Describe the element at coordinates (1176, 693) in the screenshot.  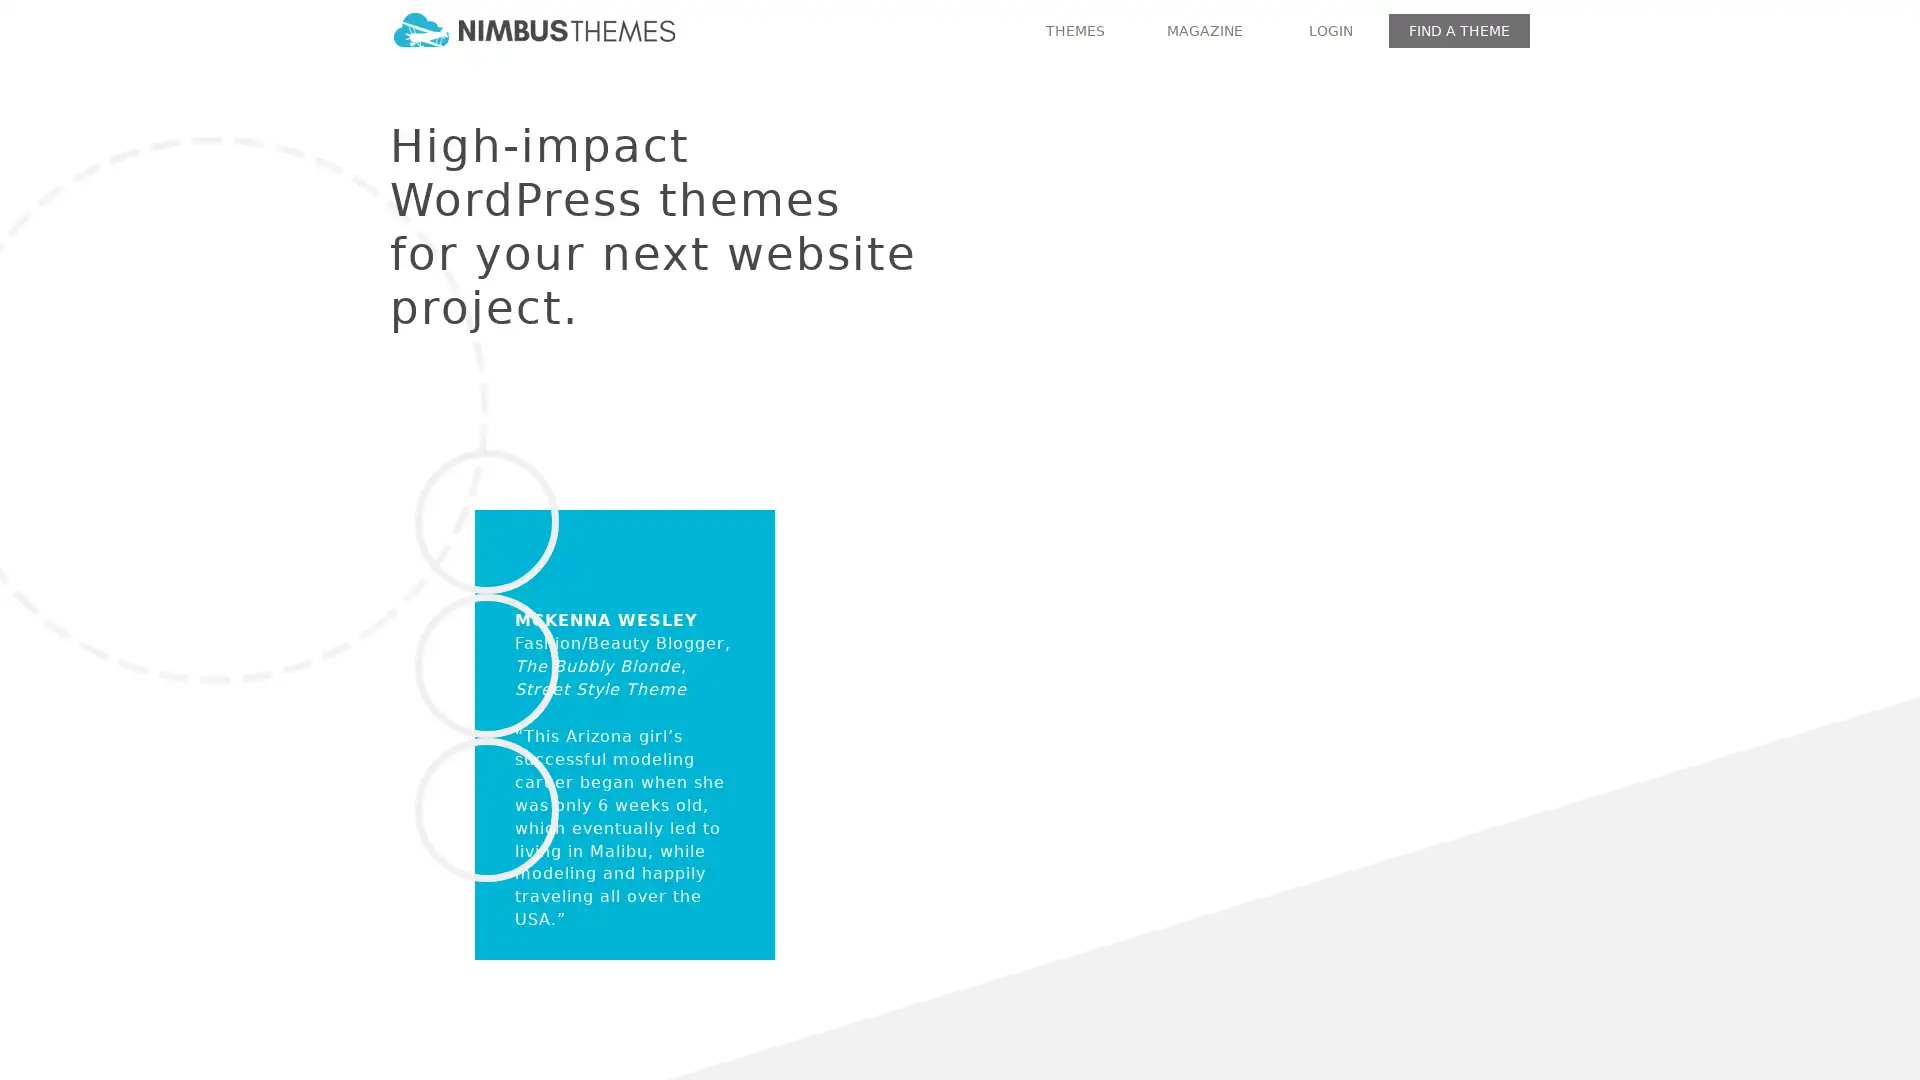
I see `2` at that location.